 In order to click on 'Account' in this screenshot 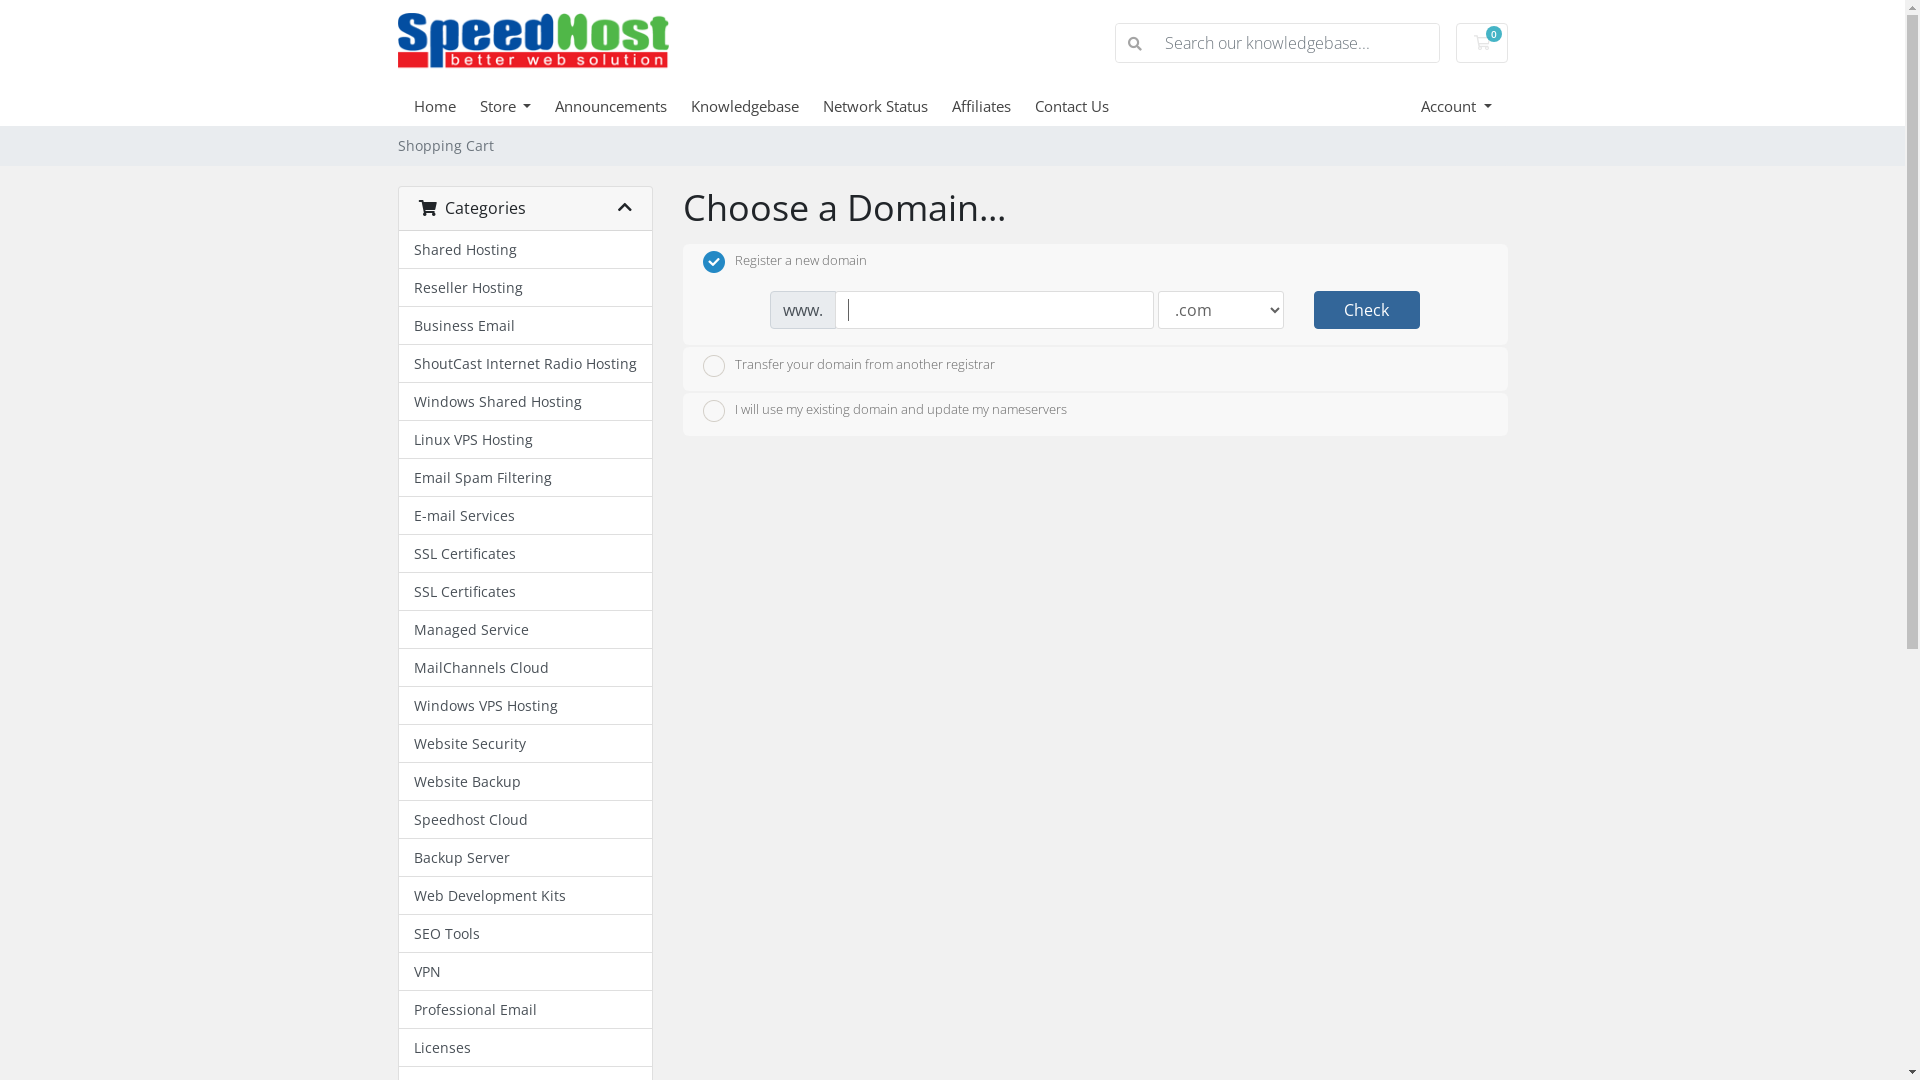, I will do `click(1456, 105)`.